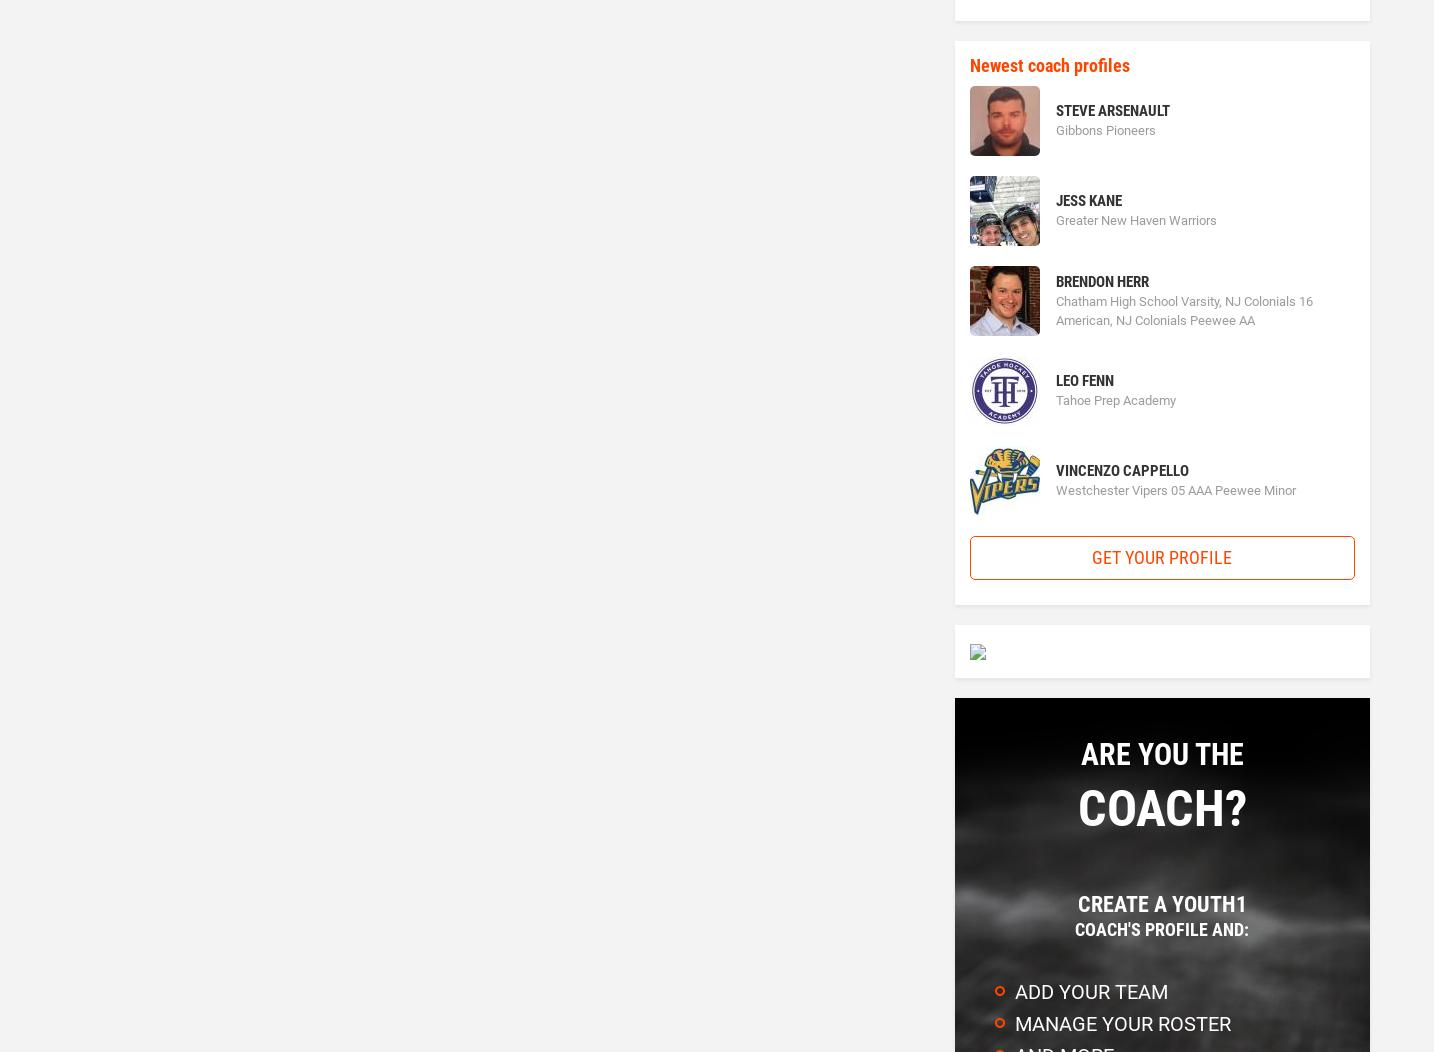  I want to click on 'Gibbons Pioneers', so click(1105, 130).